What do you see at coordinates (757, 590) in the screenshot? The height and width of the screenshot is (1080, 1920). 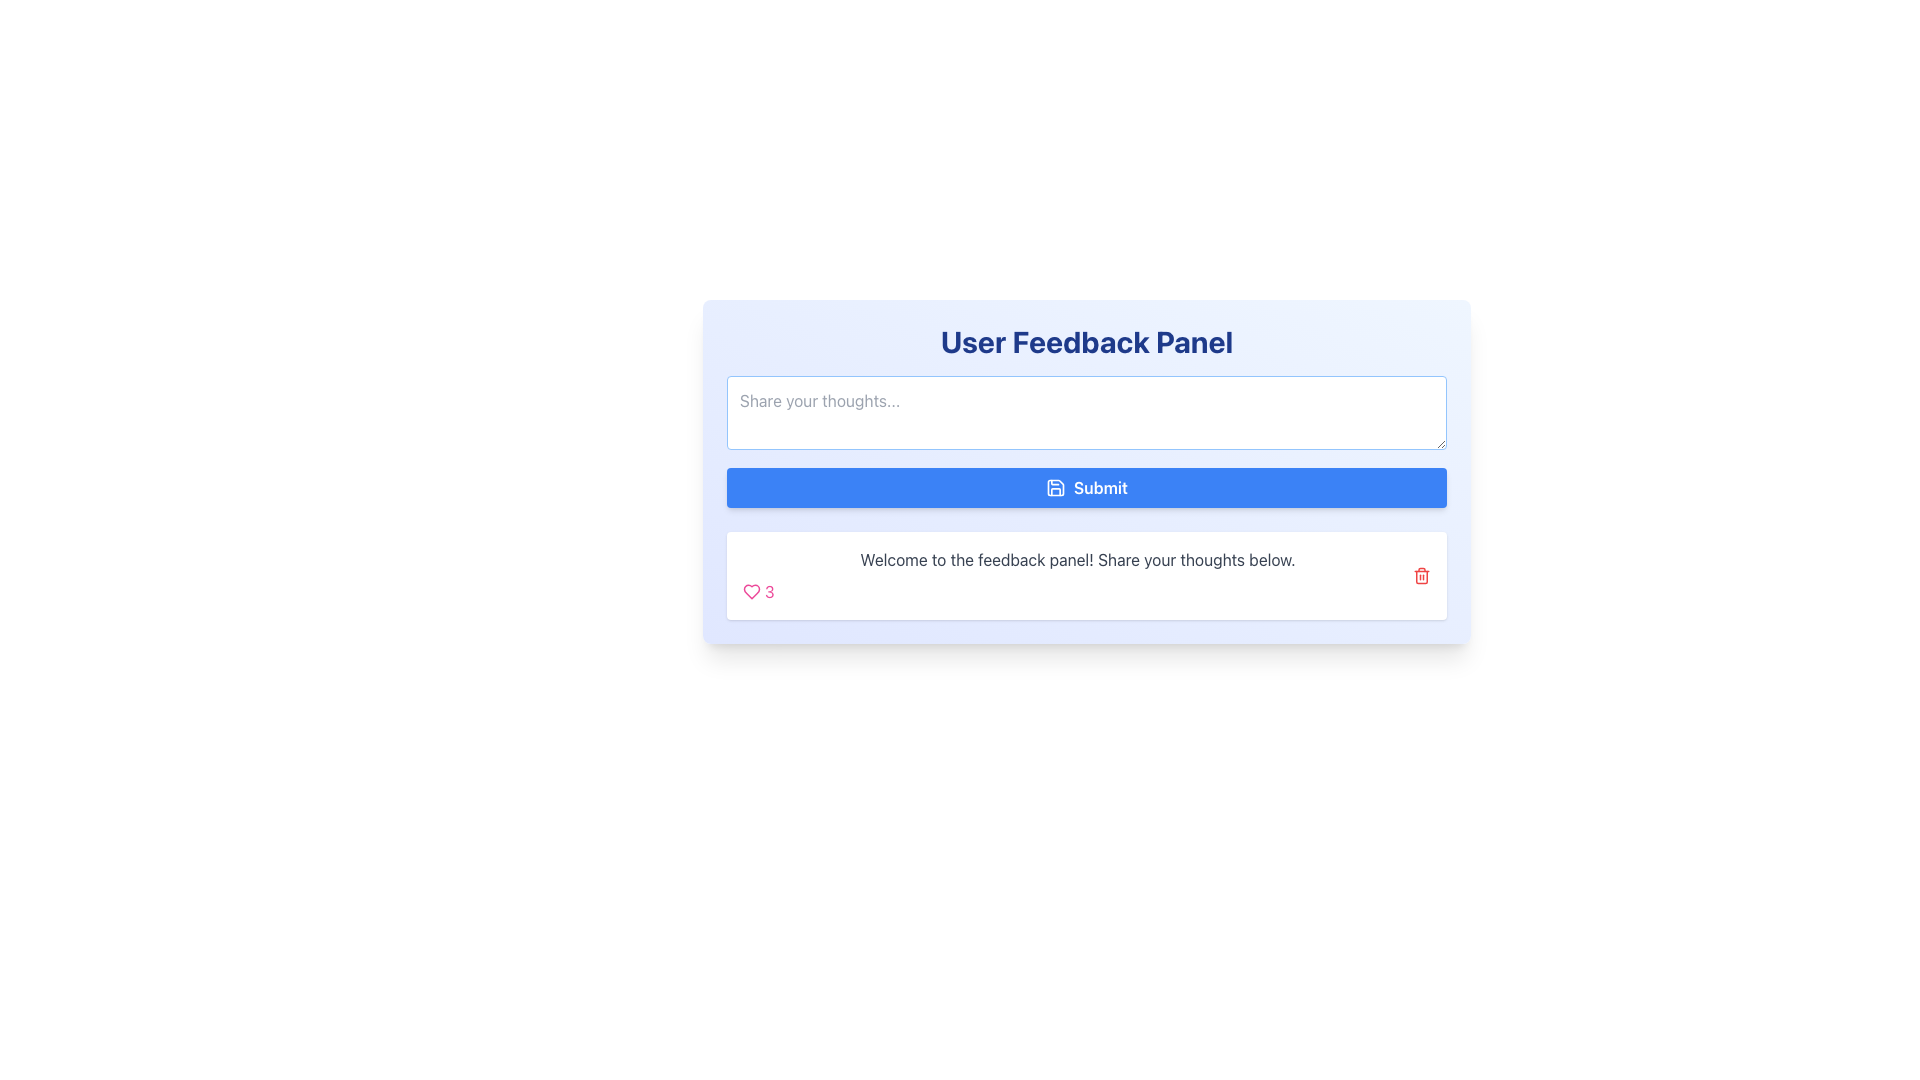 I see `the interactive button-like element containing an icon and text, which represents a like or appreciation count, located in the bottom section of the feedback panel` at bounding box center [757, 590].